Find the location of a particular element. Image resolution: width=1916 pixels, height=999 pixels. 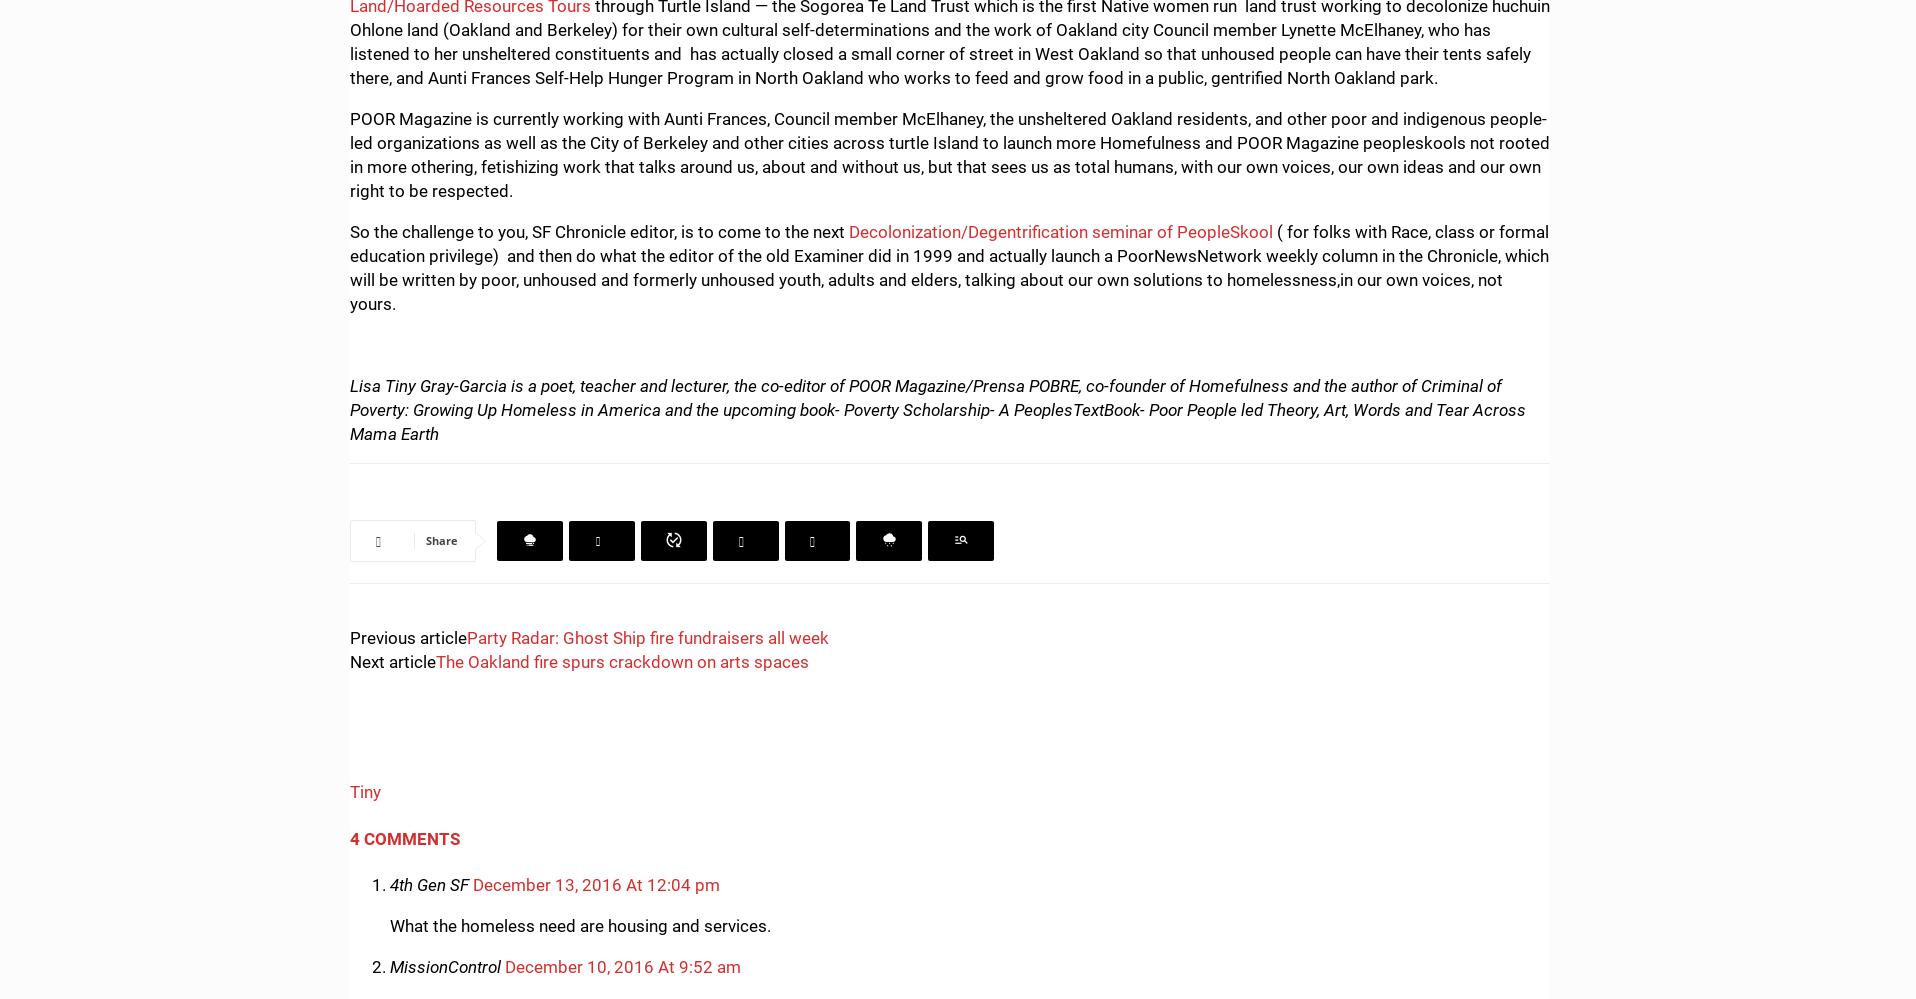

'What the homeless need are housing and services.' is located at coordinates (580, 925).